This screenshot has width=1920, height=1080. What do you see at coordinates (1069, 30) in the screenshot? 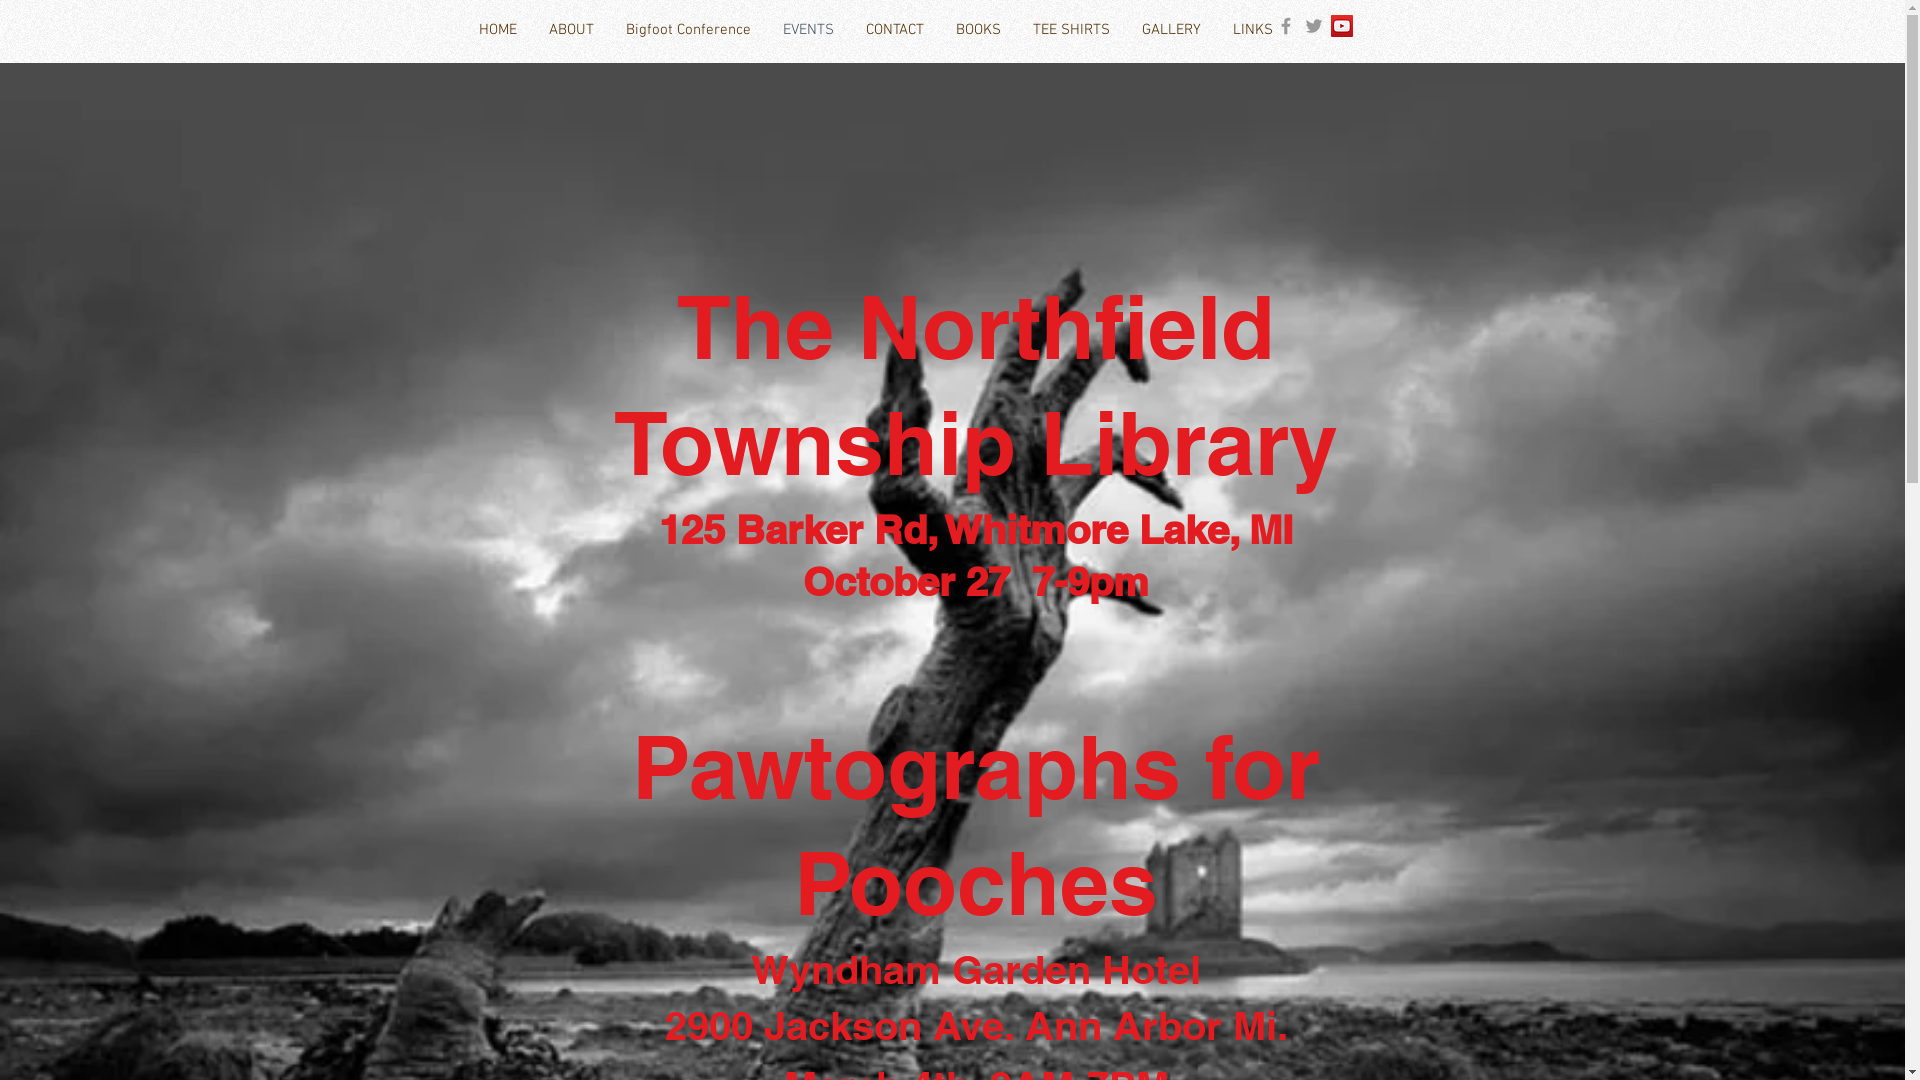
I see `'TEE SHIRTS'` at bounding box center [1069, 30].